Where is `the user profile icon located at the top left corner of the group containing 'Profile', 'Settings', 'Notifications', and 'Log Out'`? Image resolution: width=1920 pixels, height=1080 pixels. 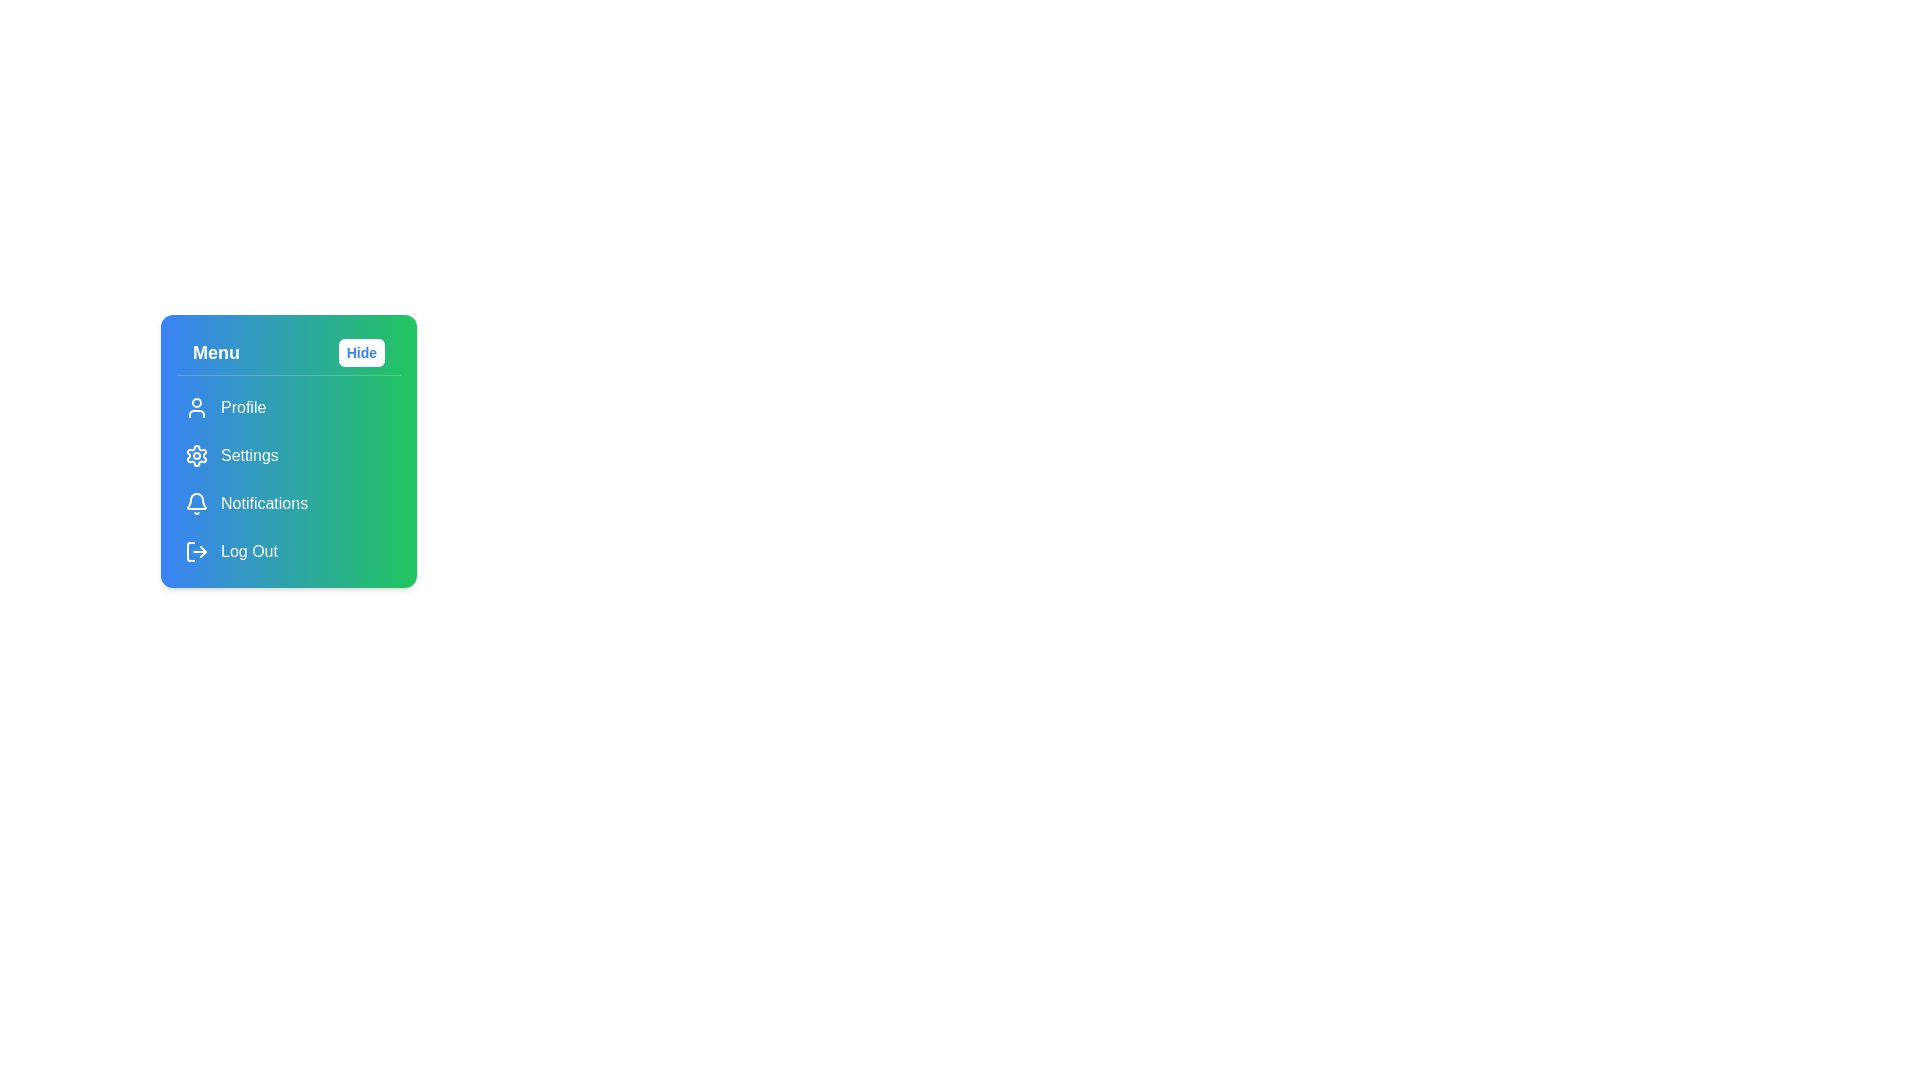
the user profile icon located at the top left corner of the group containing 'Profile', 'Settings', 'Notifications', and 'Log Out' is located at coordinates (196, 407).